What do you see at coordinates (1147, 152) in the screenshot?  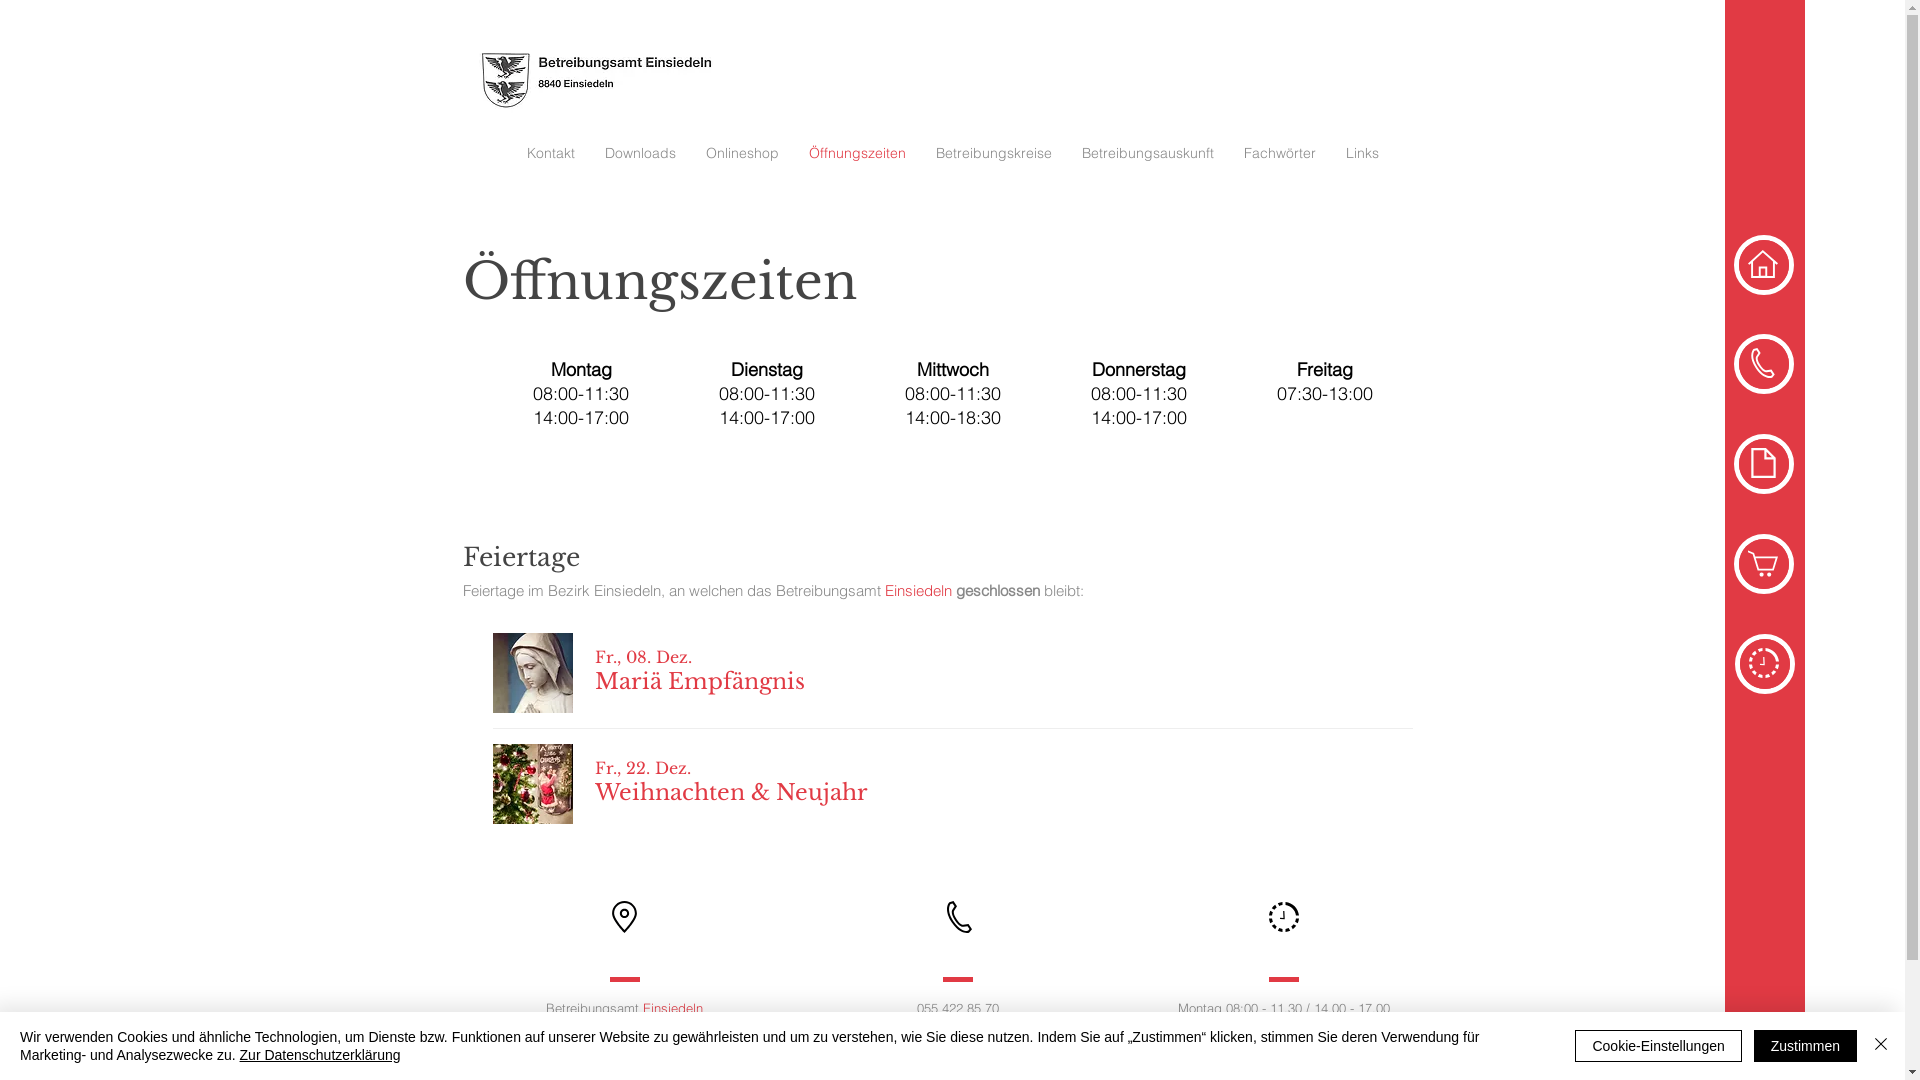 I see `'Betreibungsauskunft'` at bounding box center [1147, 152].